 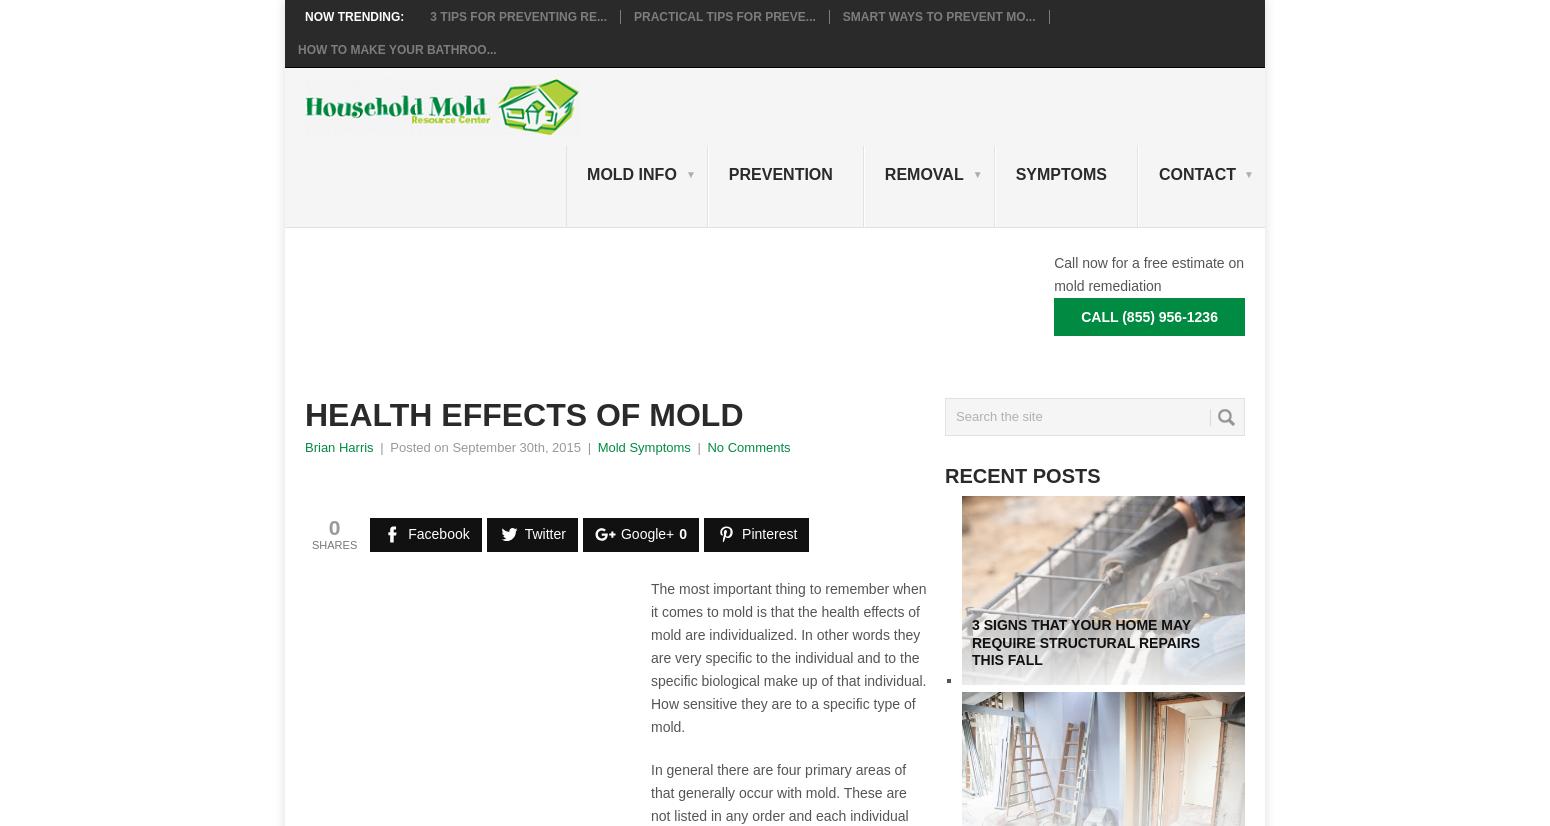 I want to click on 'Facebook', so click(x=438, y=534).